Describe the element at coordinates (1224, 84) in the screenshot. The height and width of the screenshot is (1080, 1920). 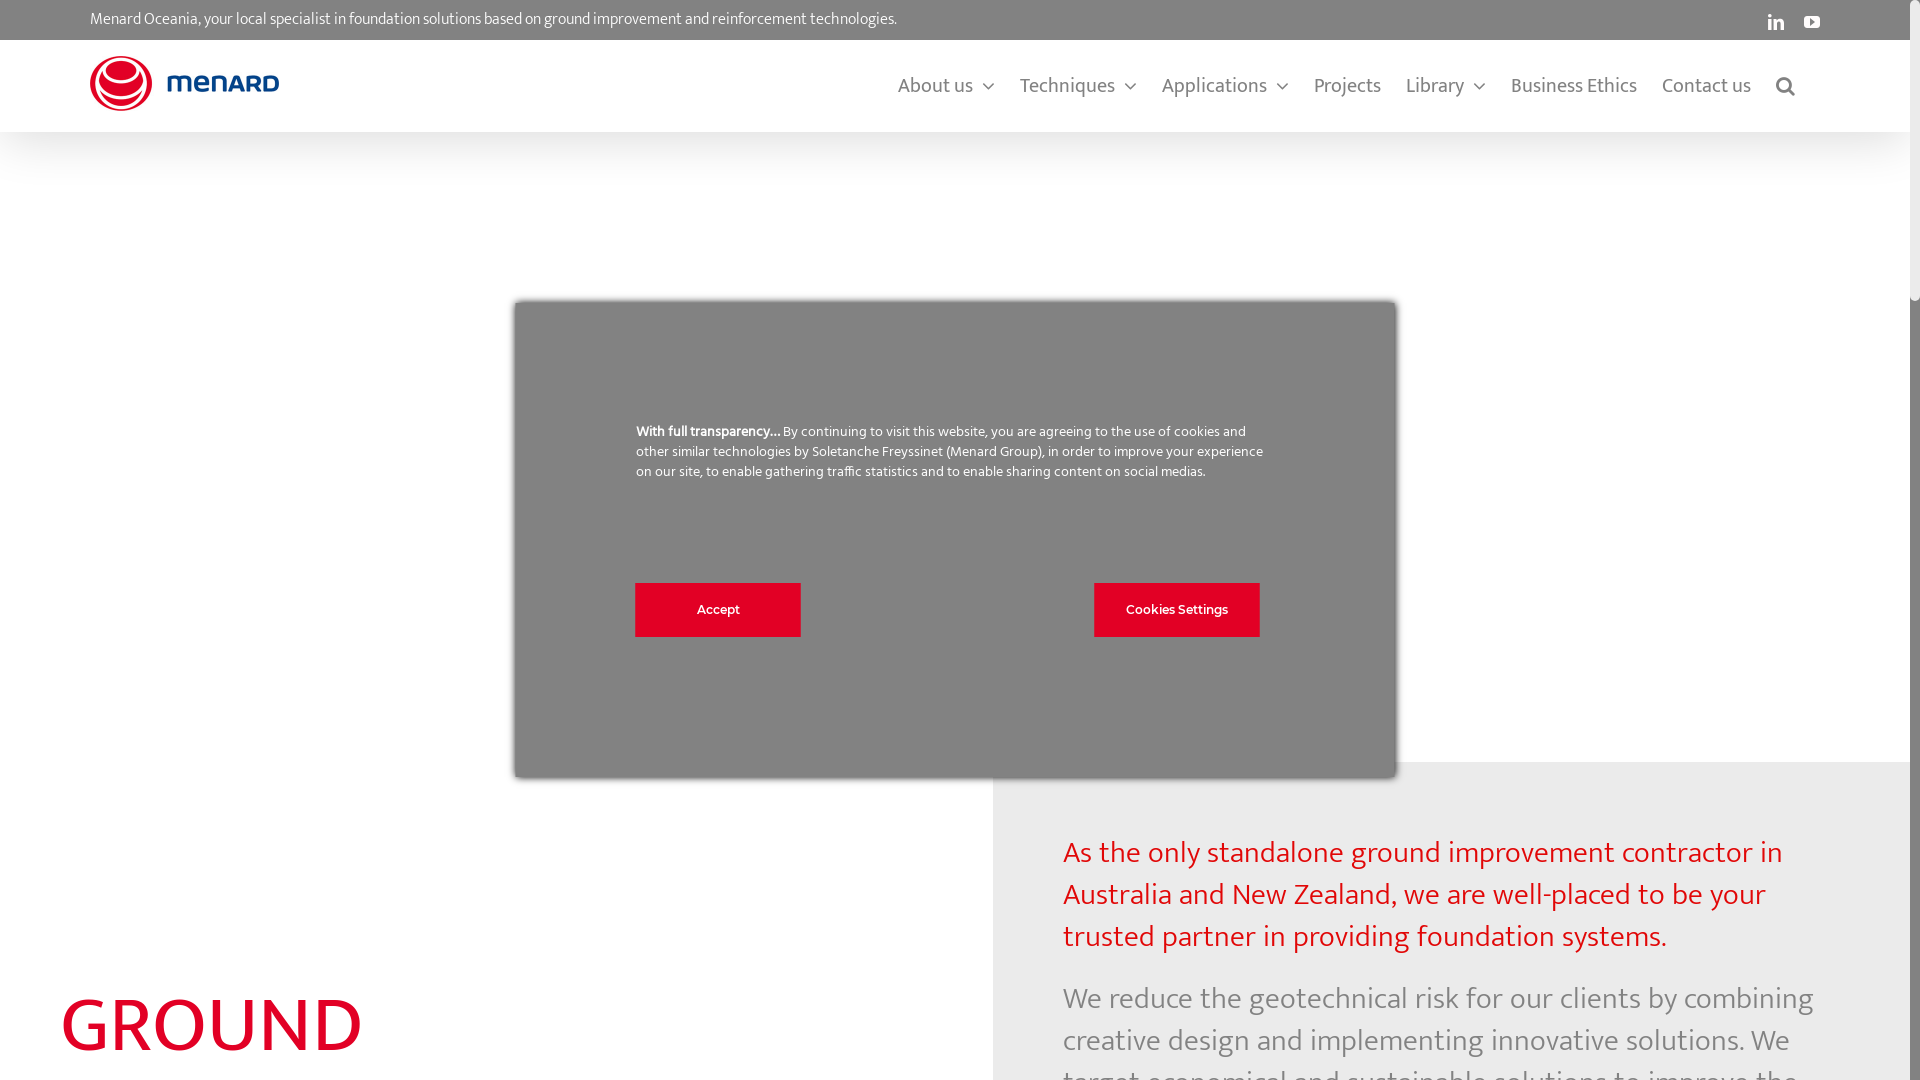
I see `'Applications'` at that location.